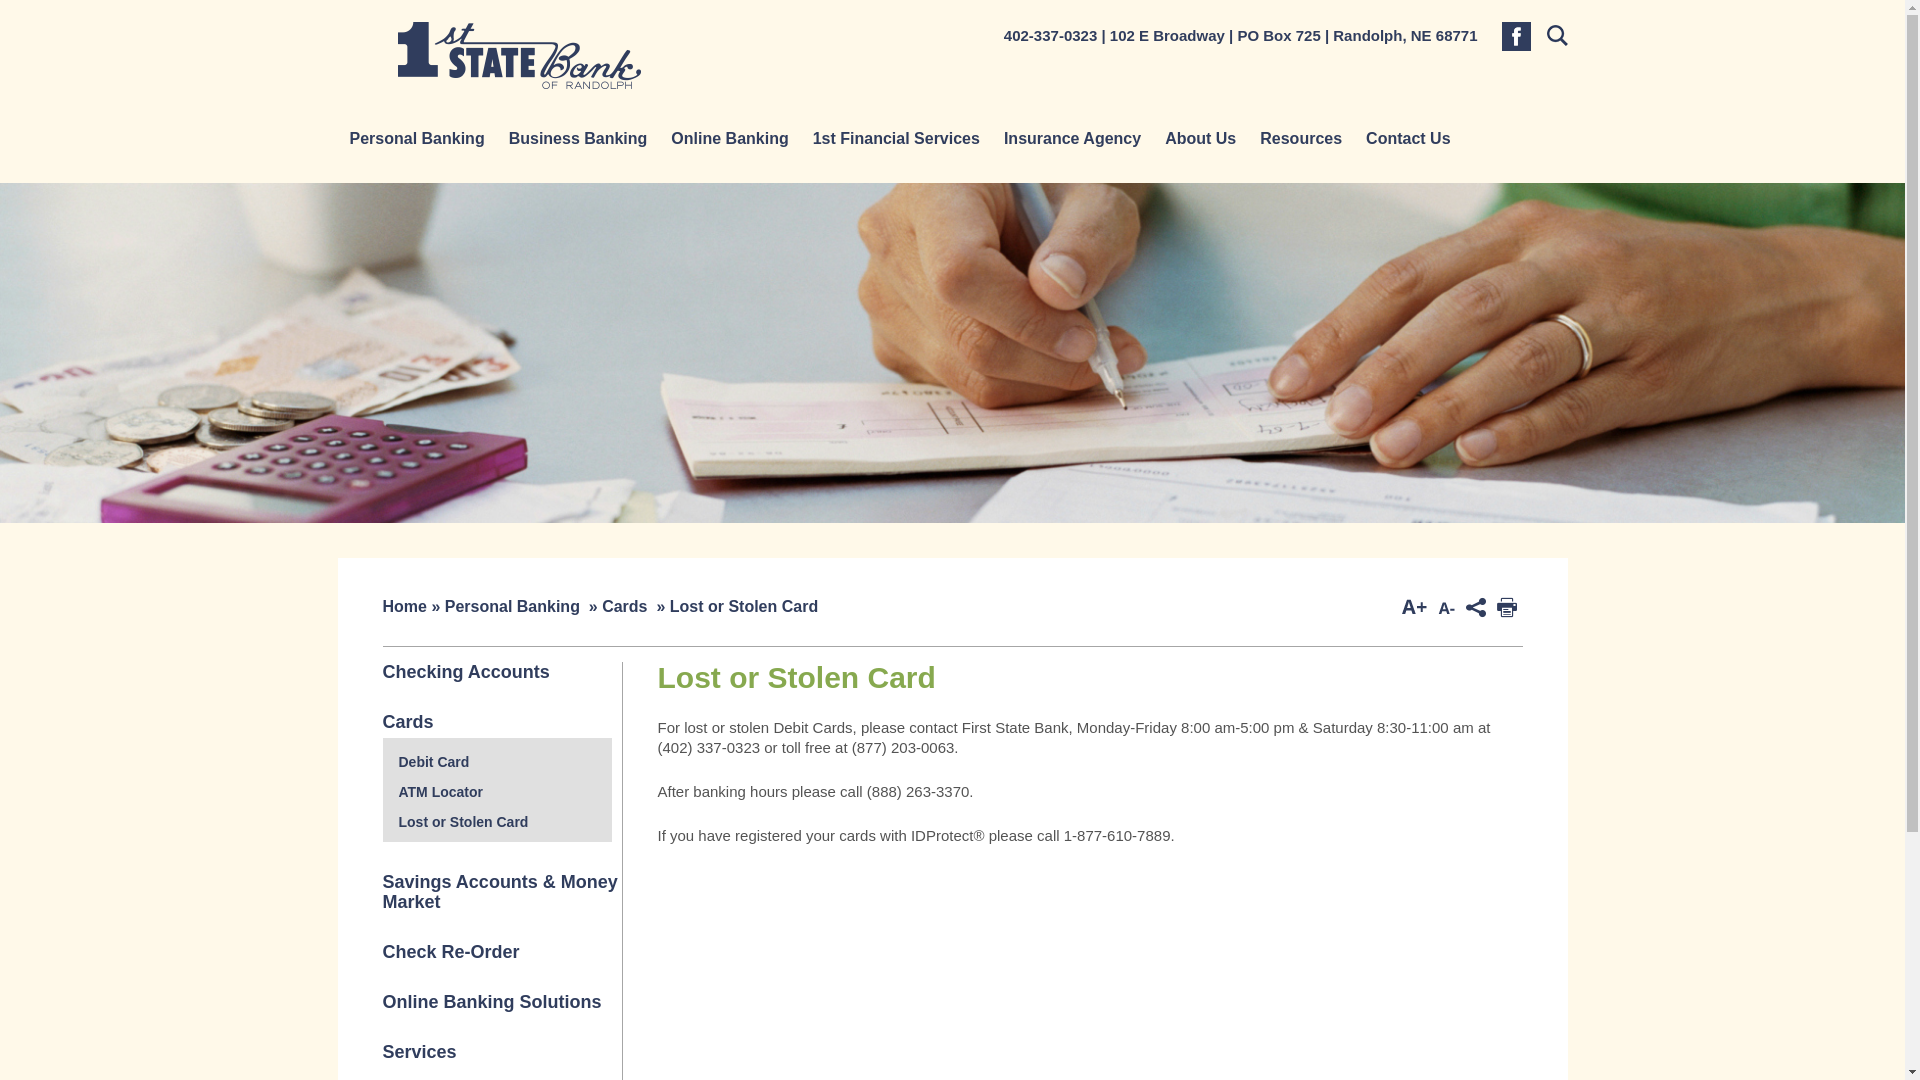 The image size is (1920, 1080). Describe the element at coordinates (382, 890) in the screenshot. I see `'Savings Accounts & Money Market'` at that location.